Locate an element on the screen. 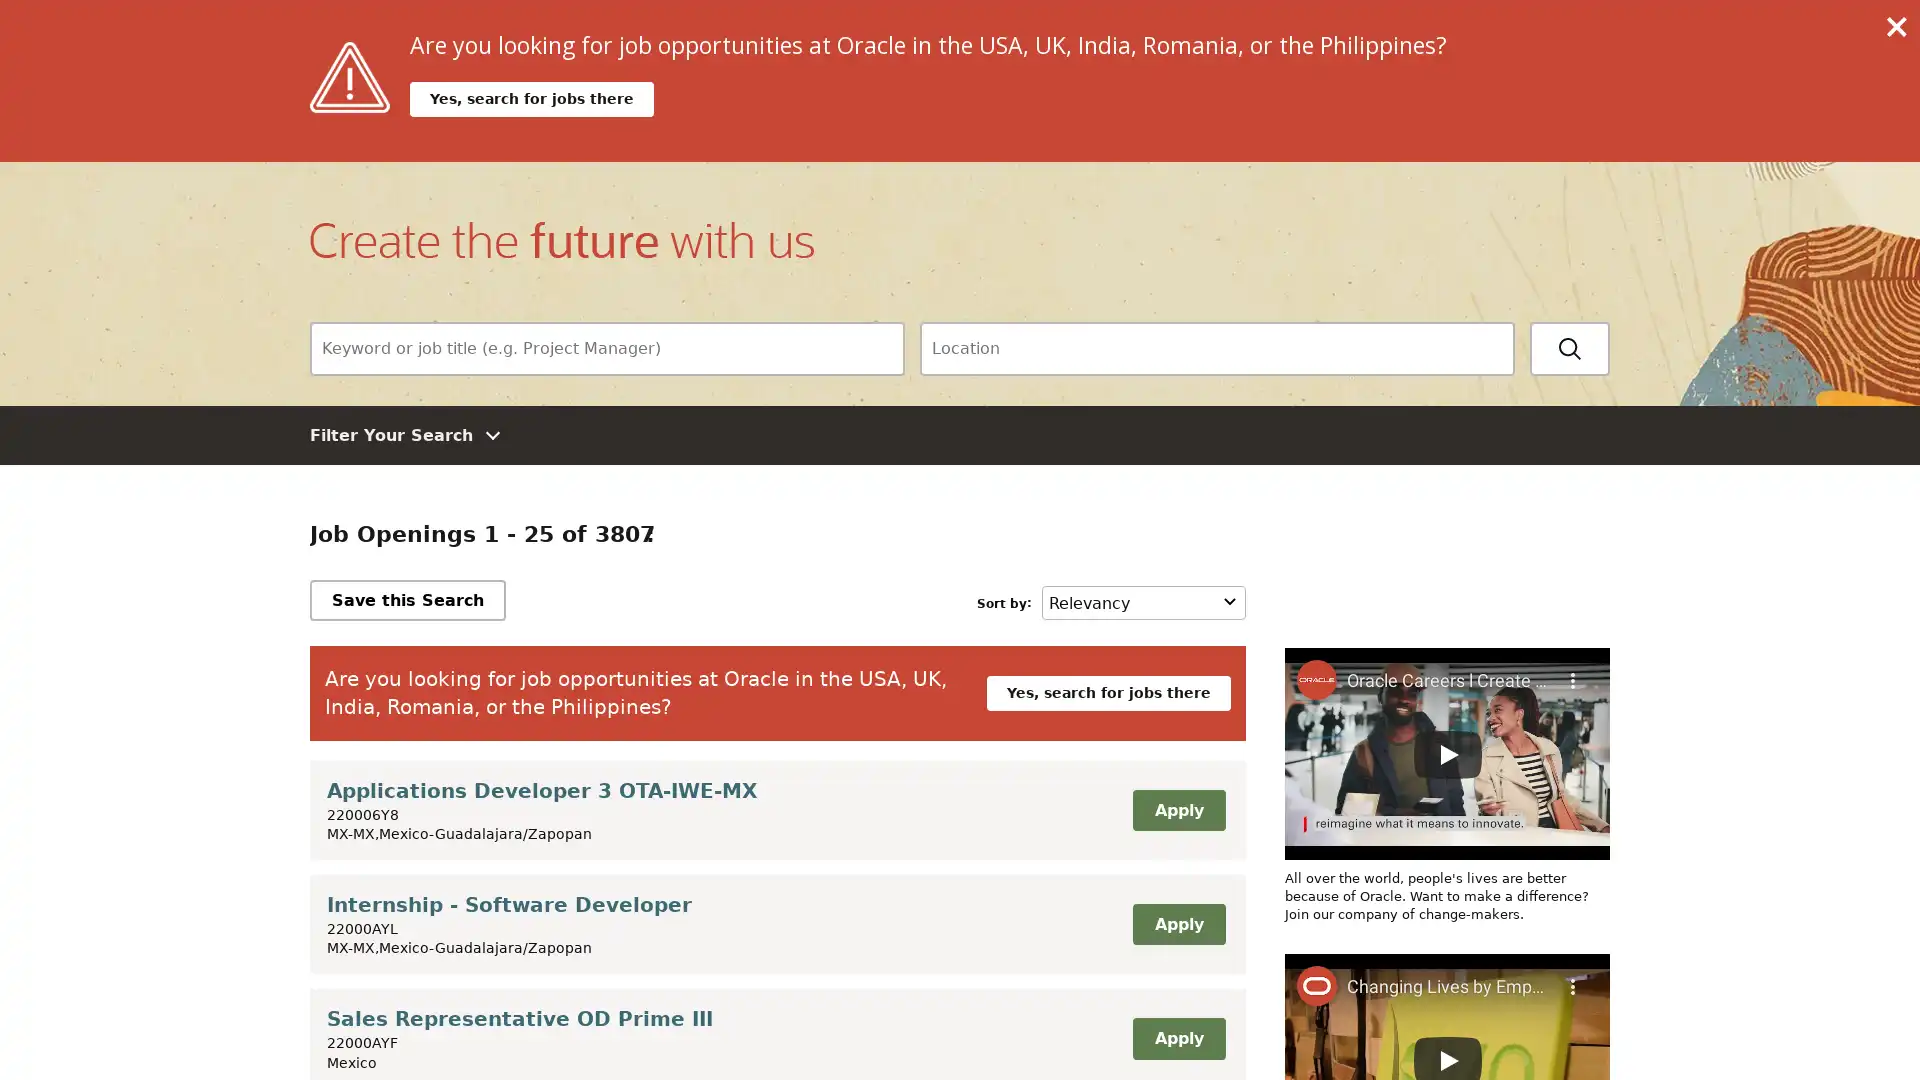 This screenshot has width=1920, height=1080. Search for jobs is located at coordinates (1568, 346).